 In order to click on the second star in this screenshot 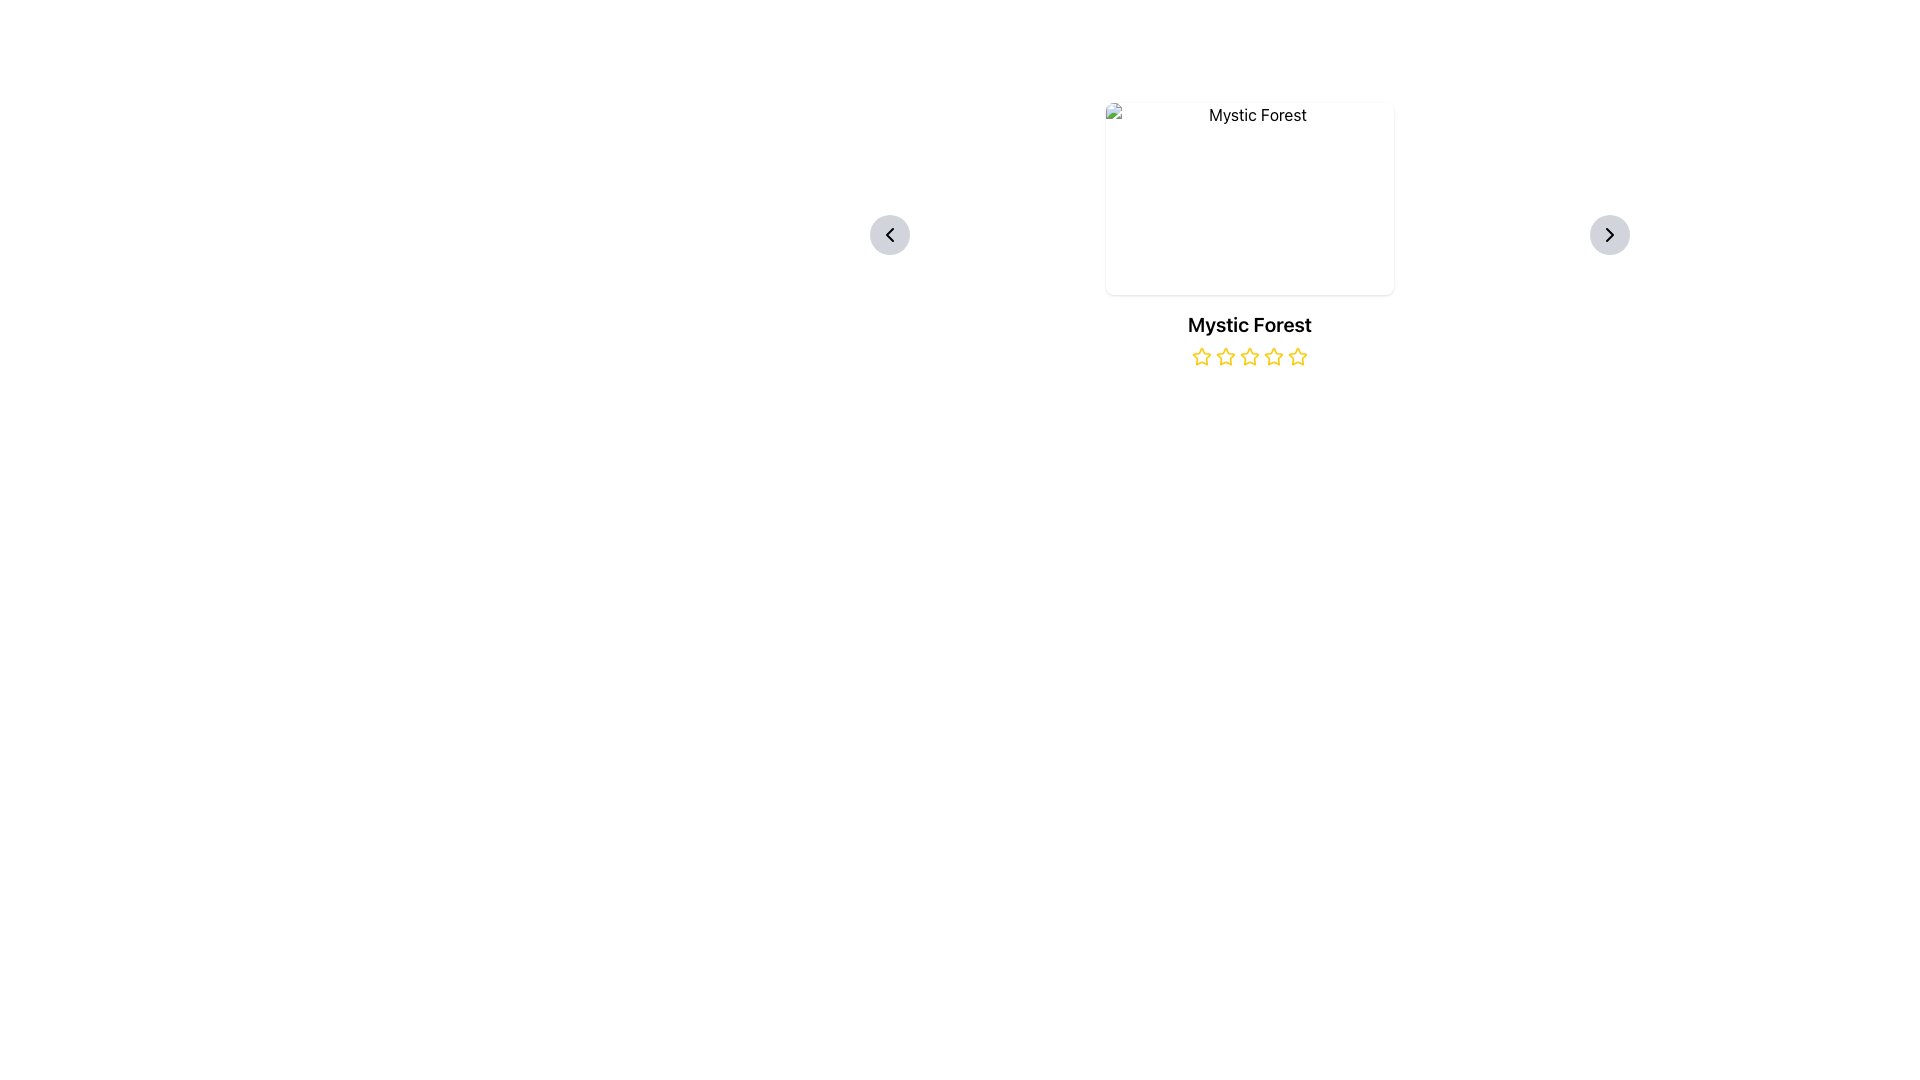, I will do `click(1224, 355)`.